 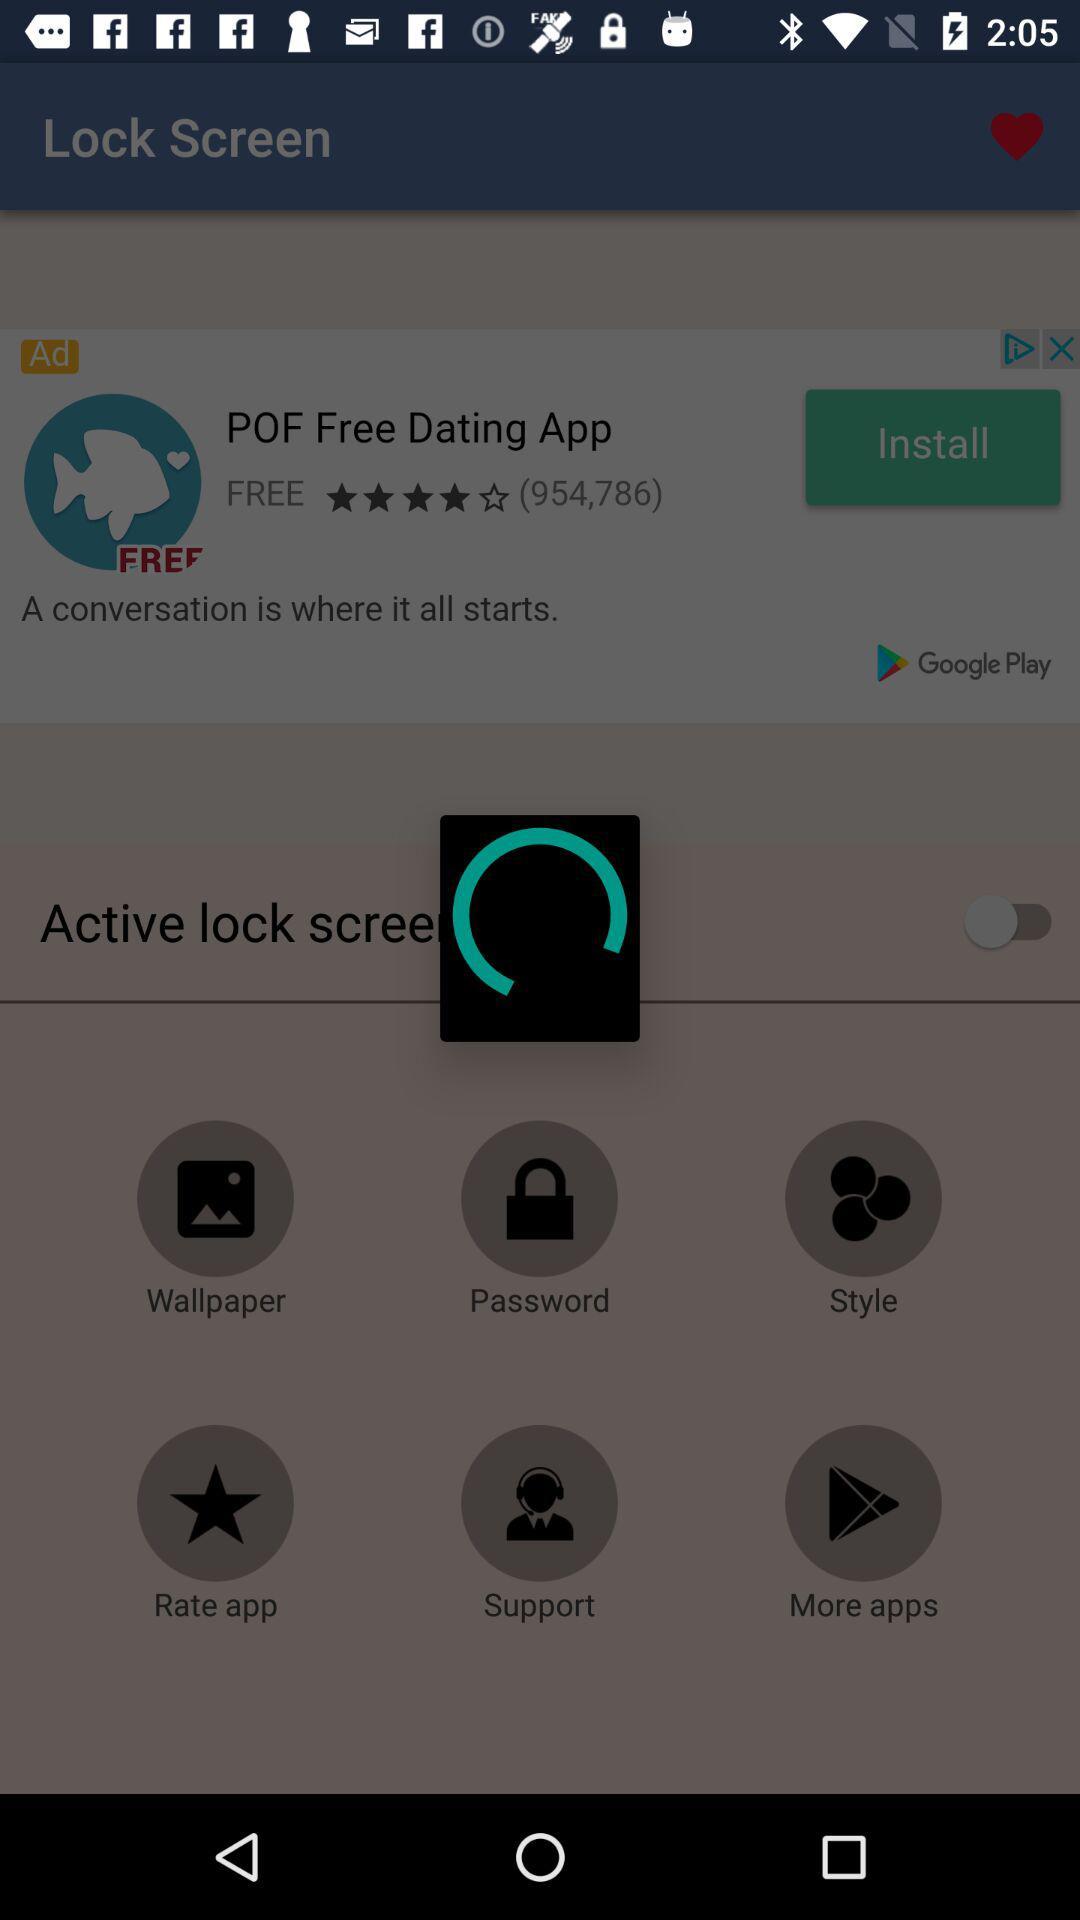 What do you see at coordinates (863, 1503) in the screenshot?
I see `loads more apps` at bounding box center [863, 1503].